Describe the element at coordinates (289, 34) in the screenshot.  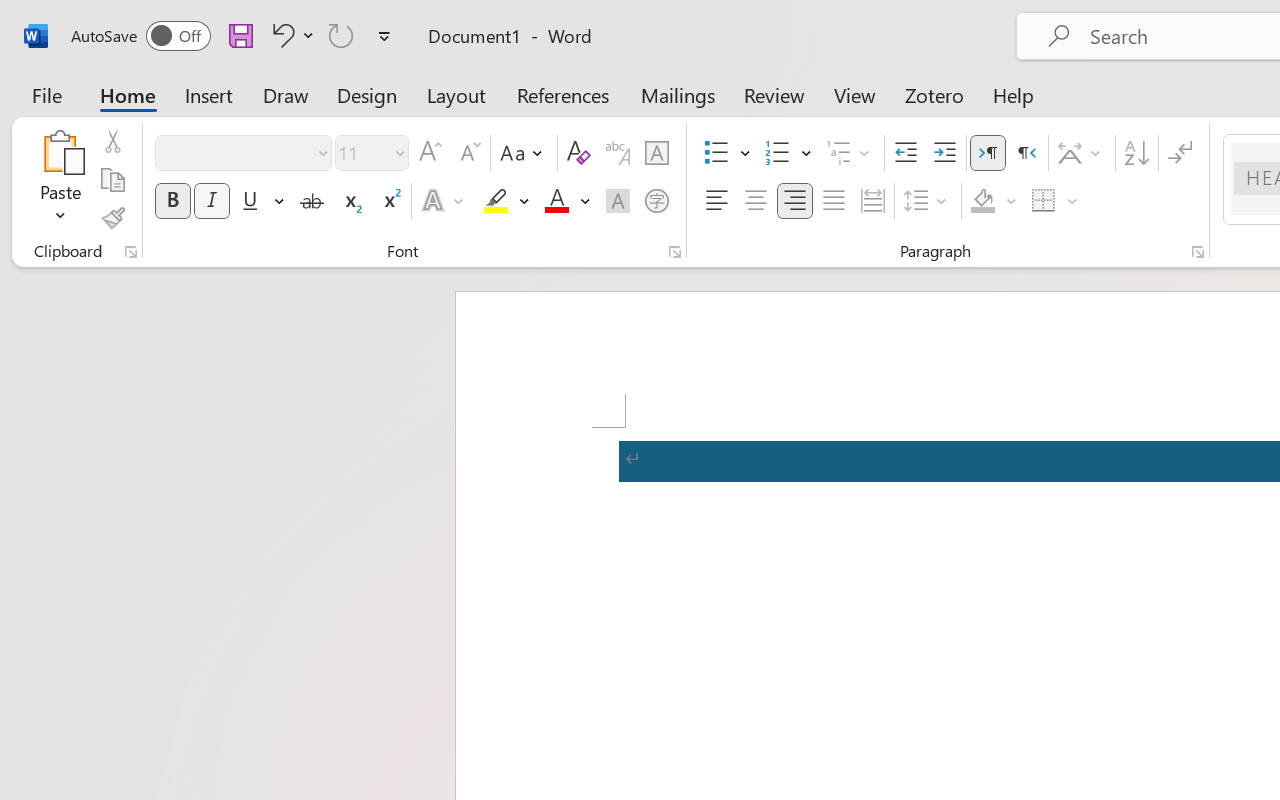
I see `'Undo'` at that location.